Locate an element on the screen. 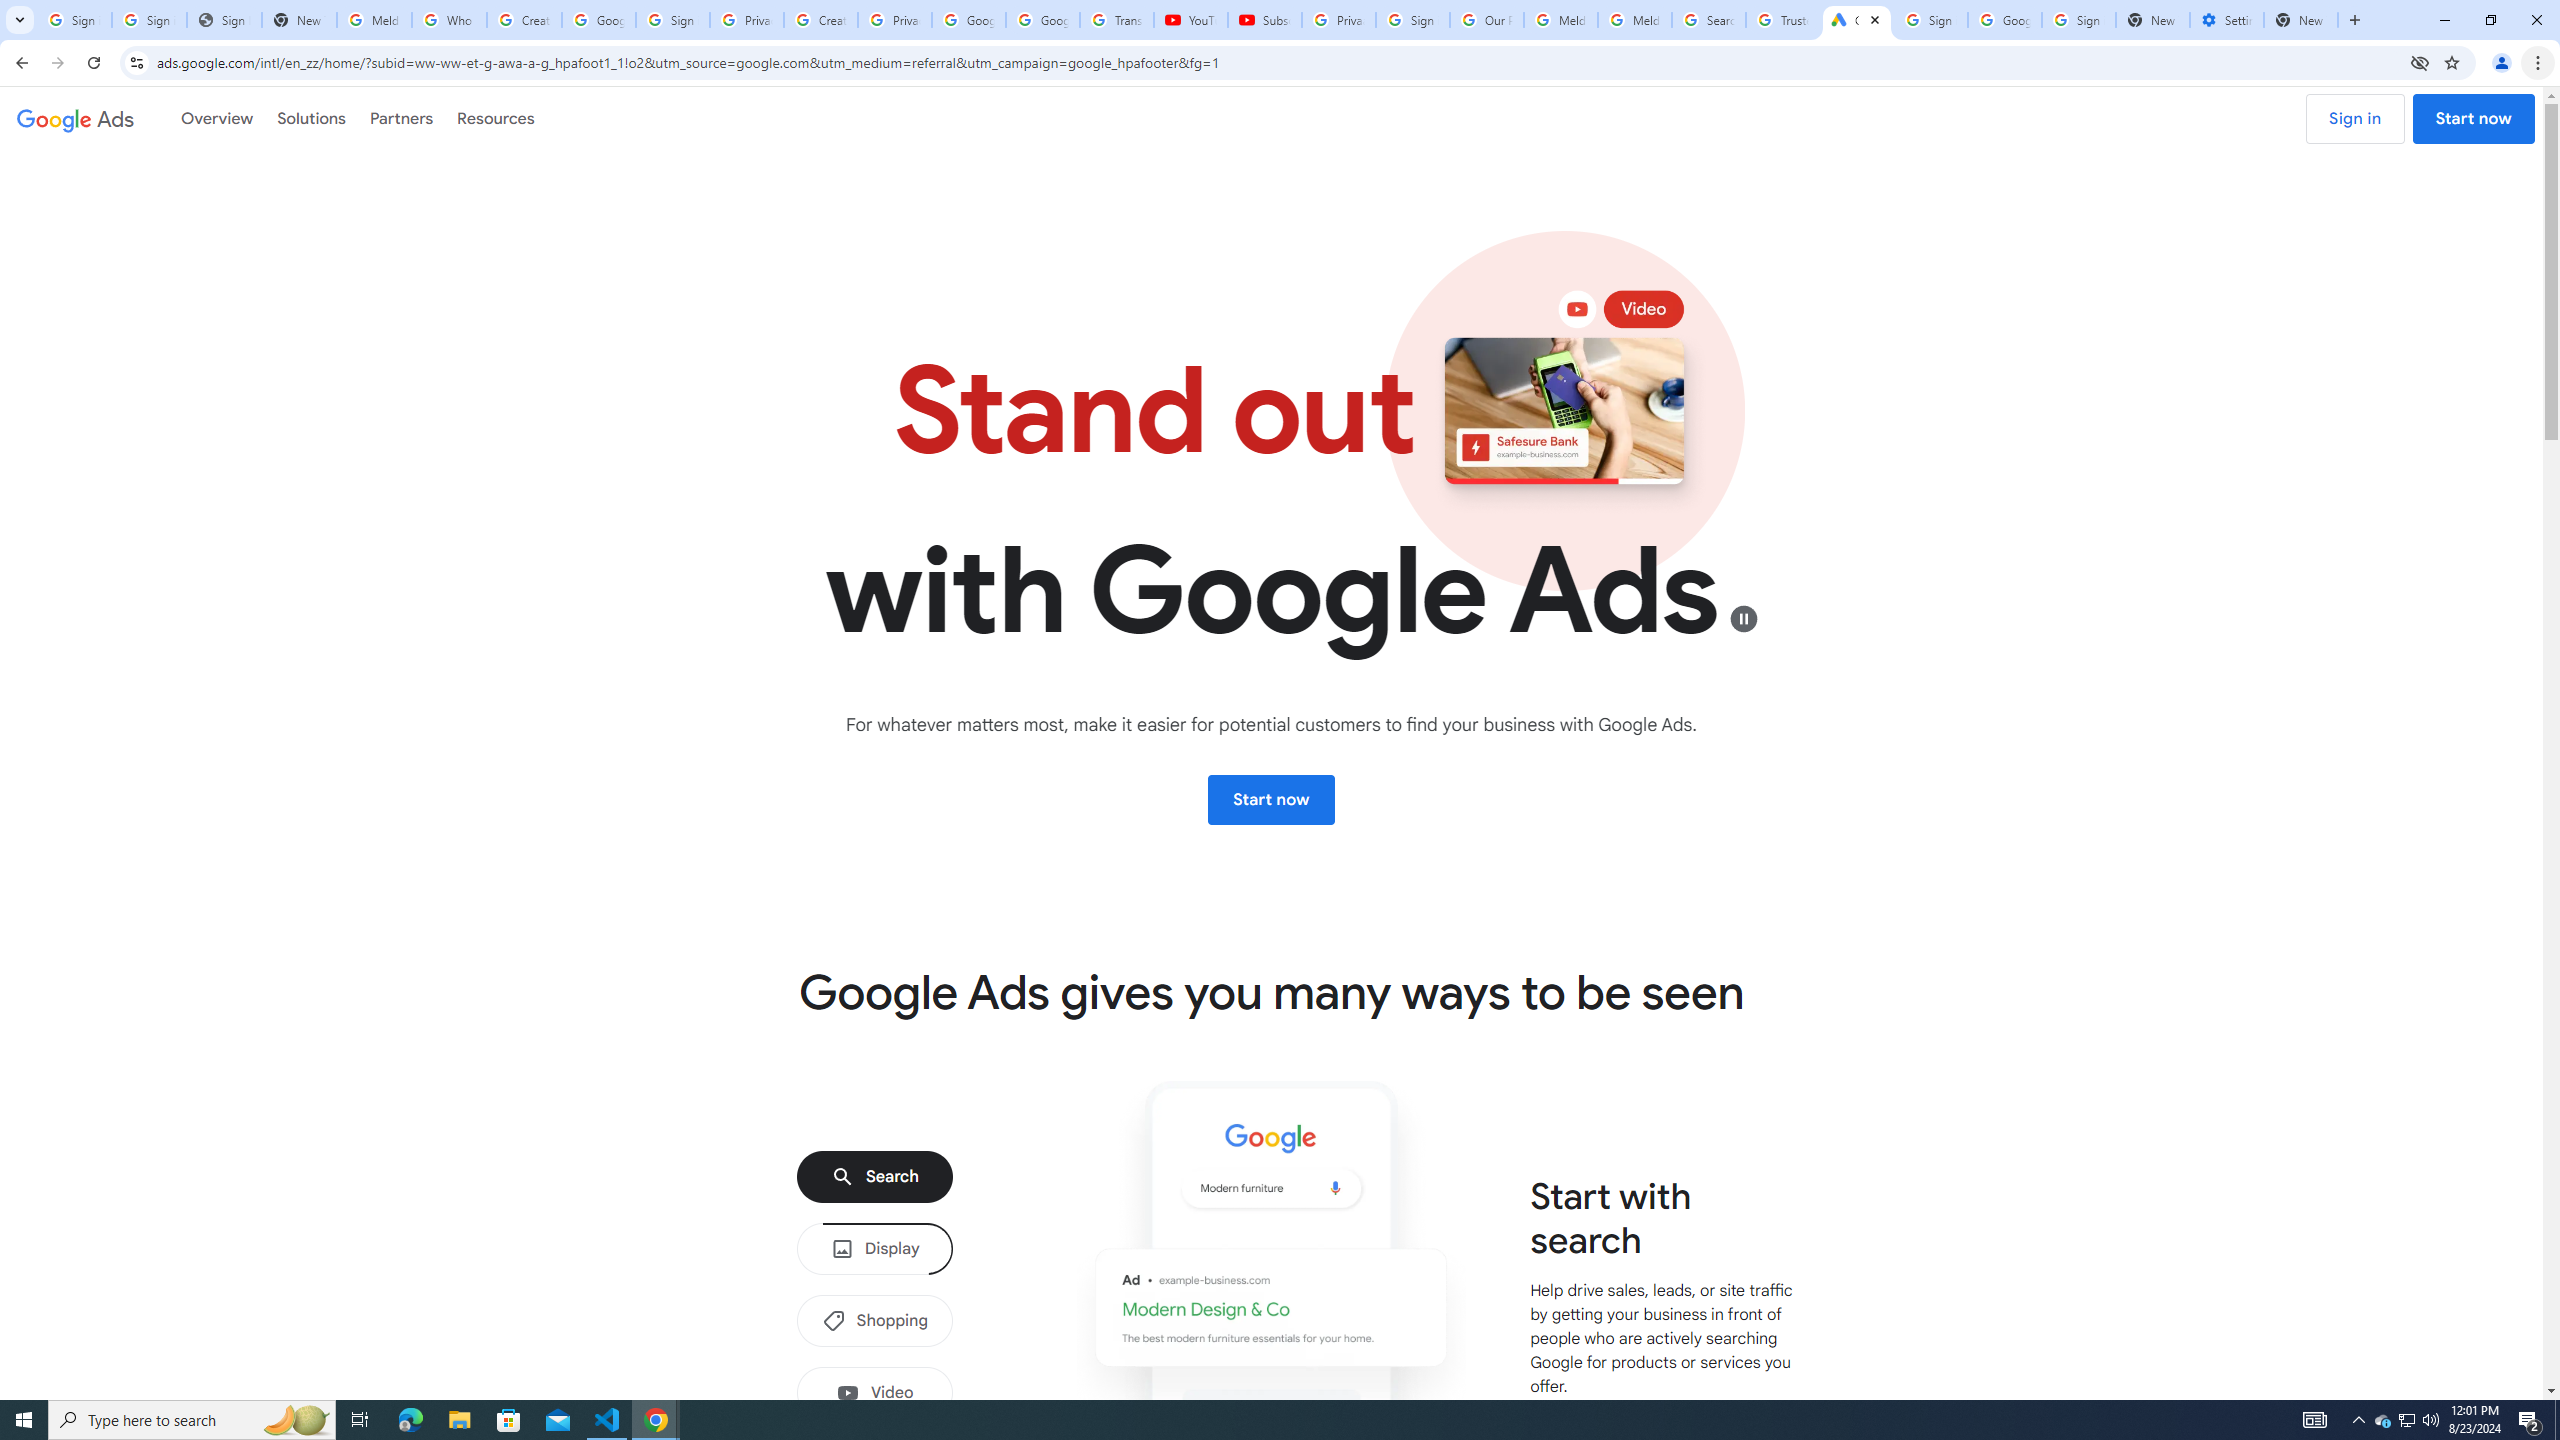  'Google Ads' is located at coordinates (74, 118).